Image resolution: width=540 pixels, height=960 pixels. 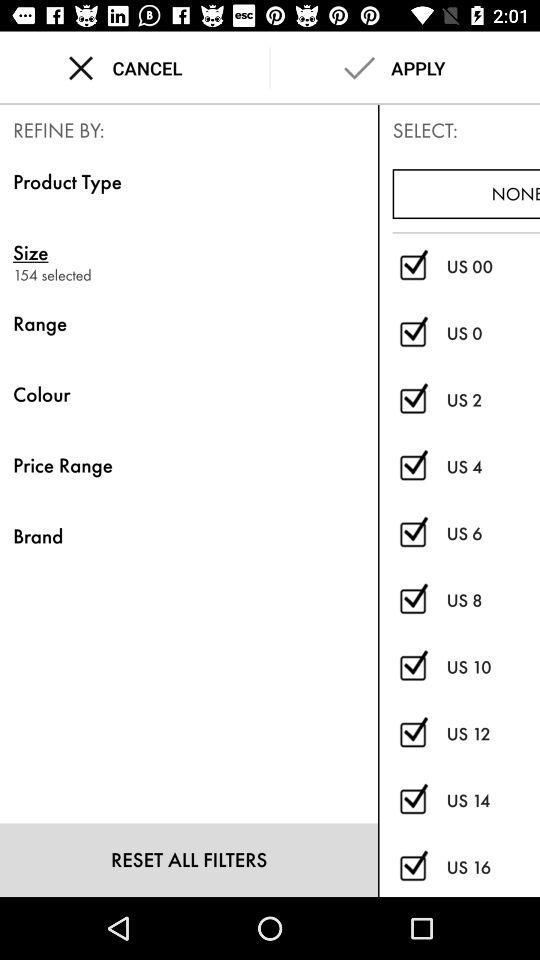 What do you see at coordinates (412, 333) in the screenshot?
I see `filter size 0` at bounding box center [412, 333].